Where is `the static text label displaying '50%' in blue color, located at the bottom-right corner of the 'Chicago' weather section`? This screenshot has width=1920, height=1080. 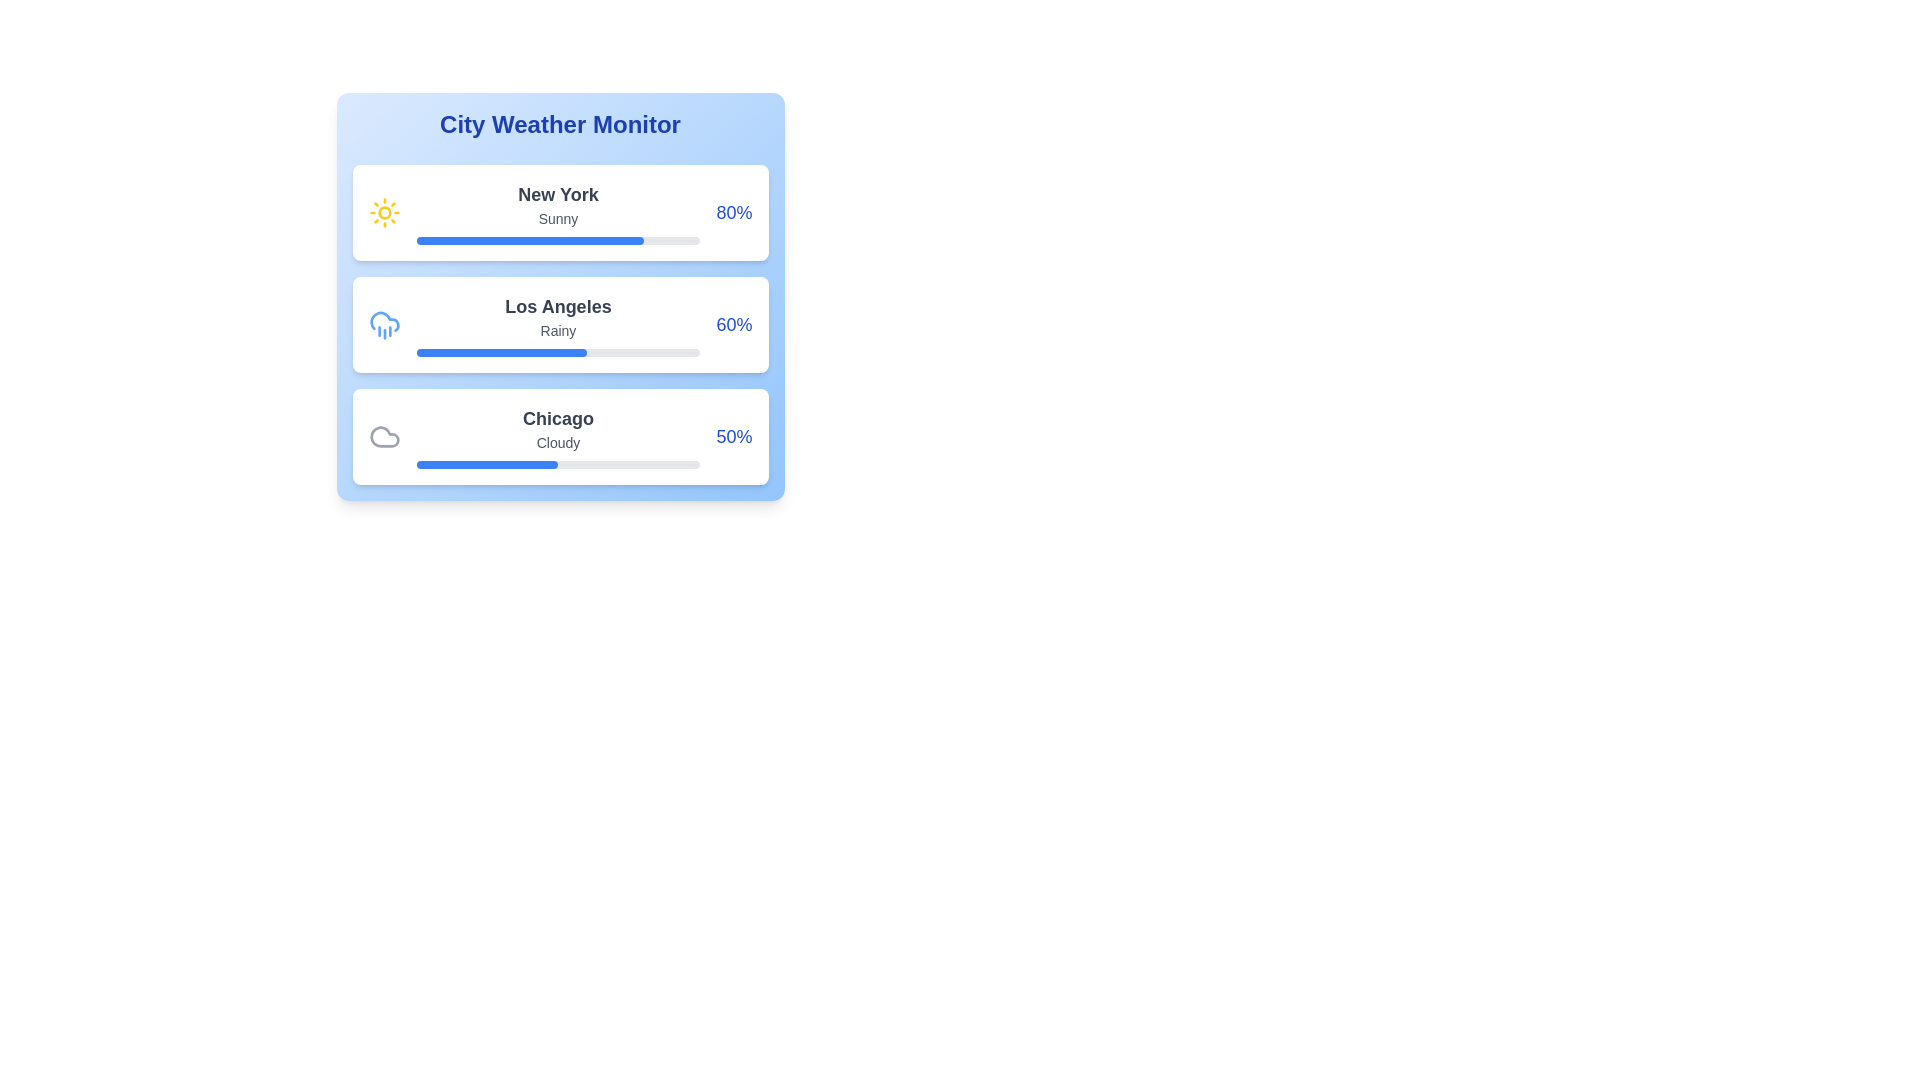
the static text label displaying '50%' in blue color, located at the bottom-right corner of the 'Chicago' weather section is located at coordinates (733, 435).